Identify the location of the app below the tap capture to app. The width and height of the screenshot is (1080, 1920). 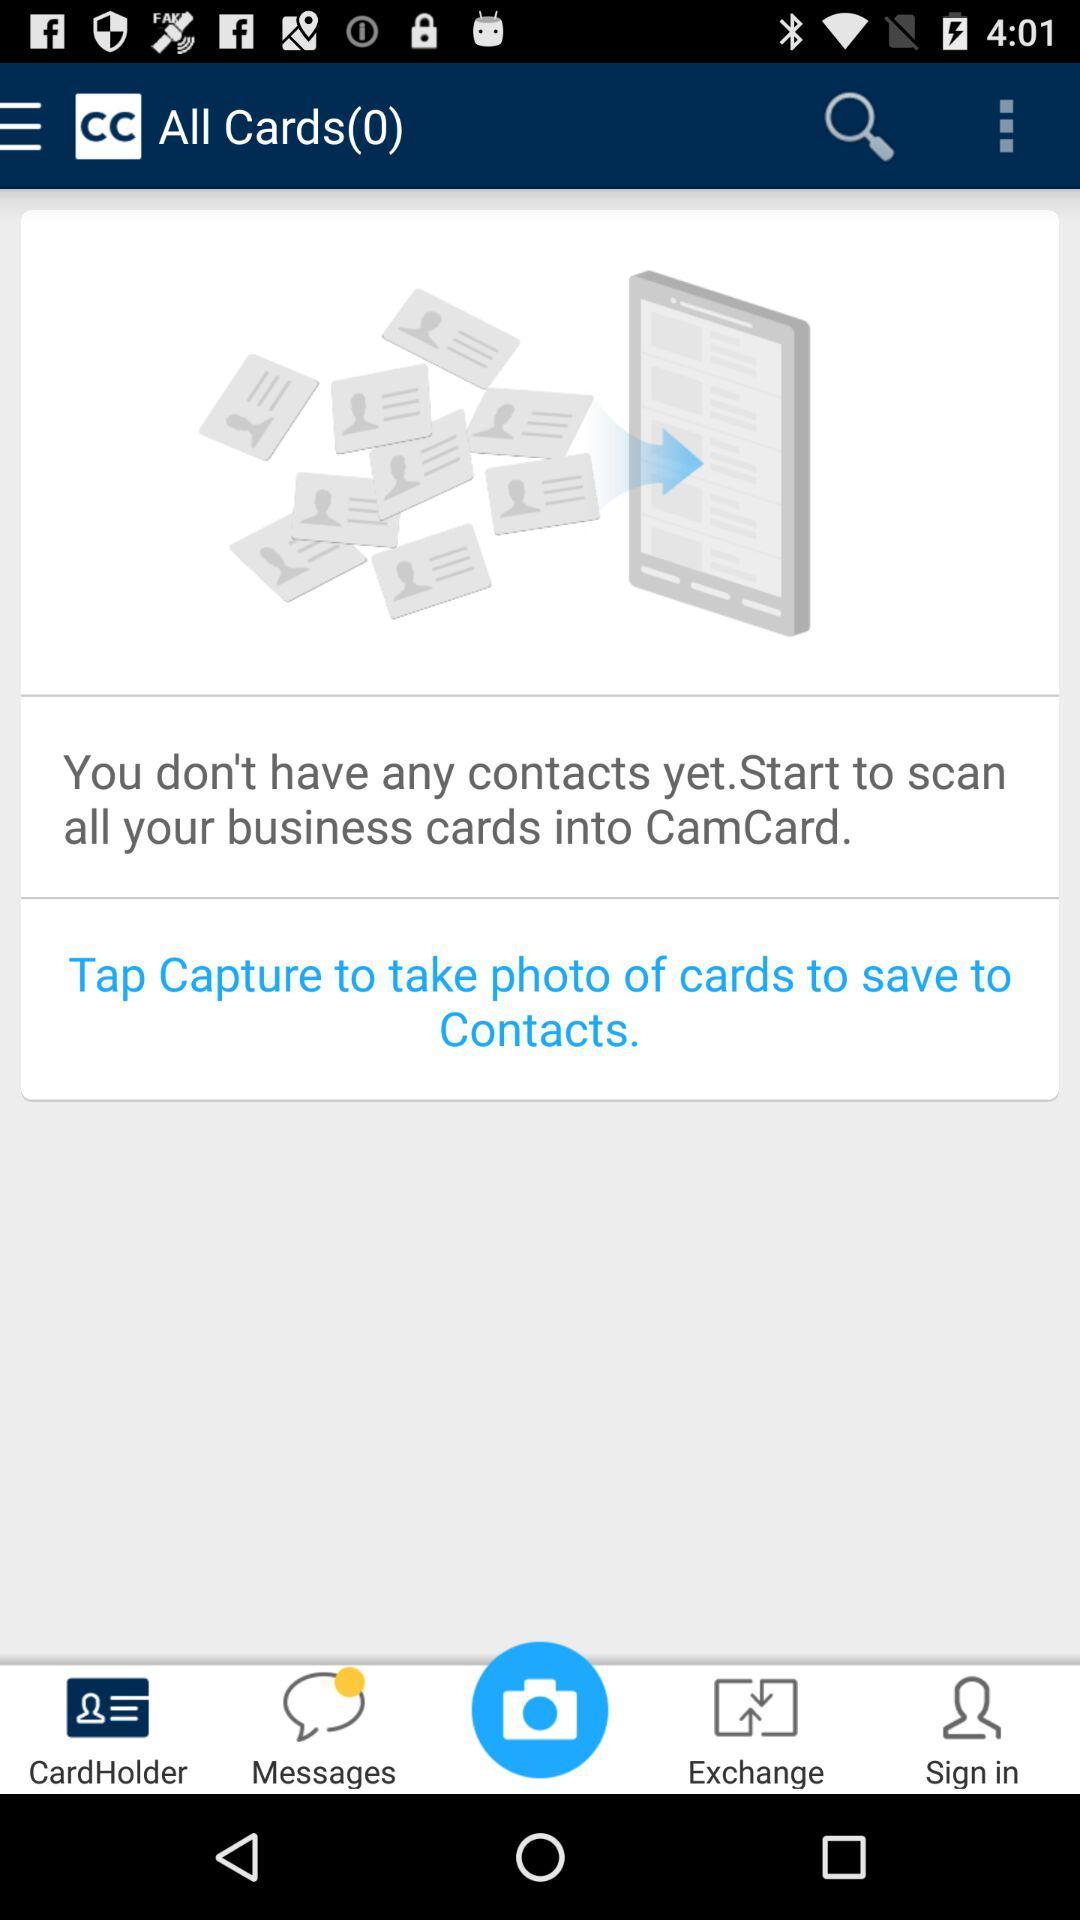
(540, 1708).